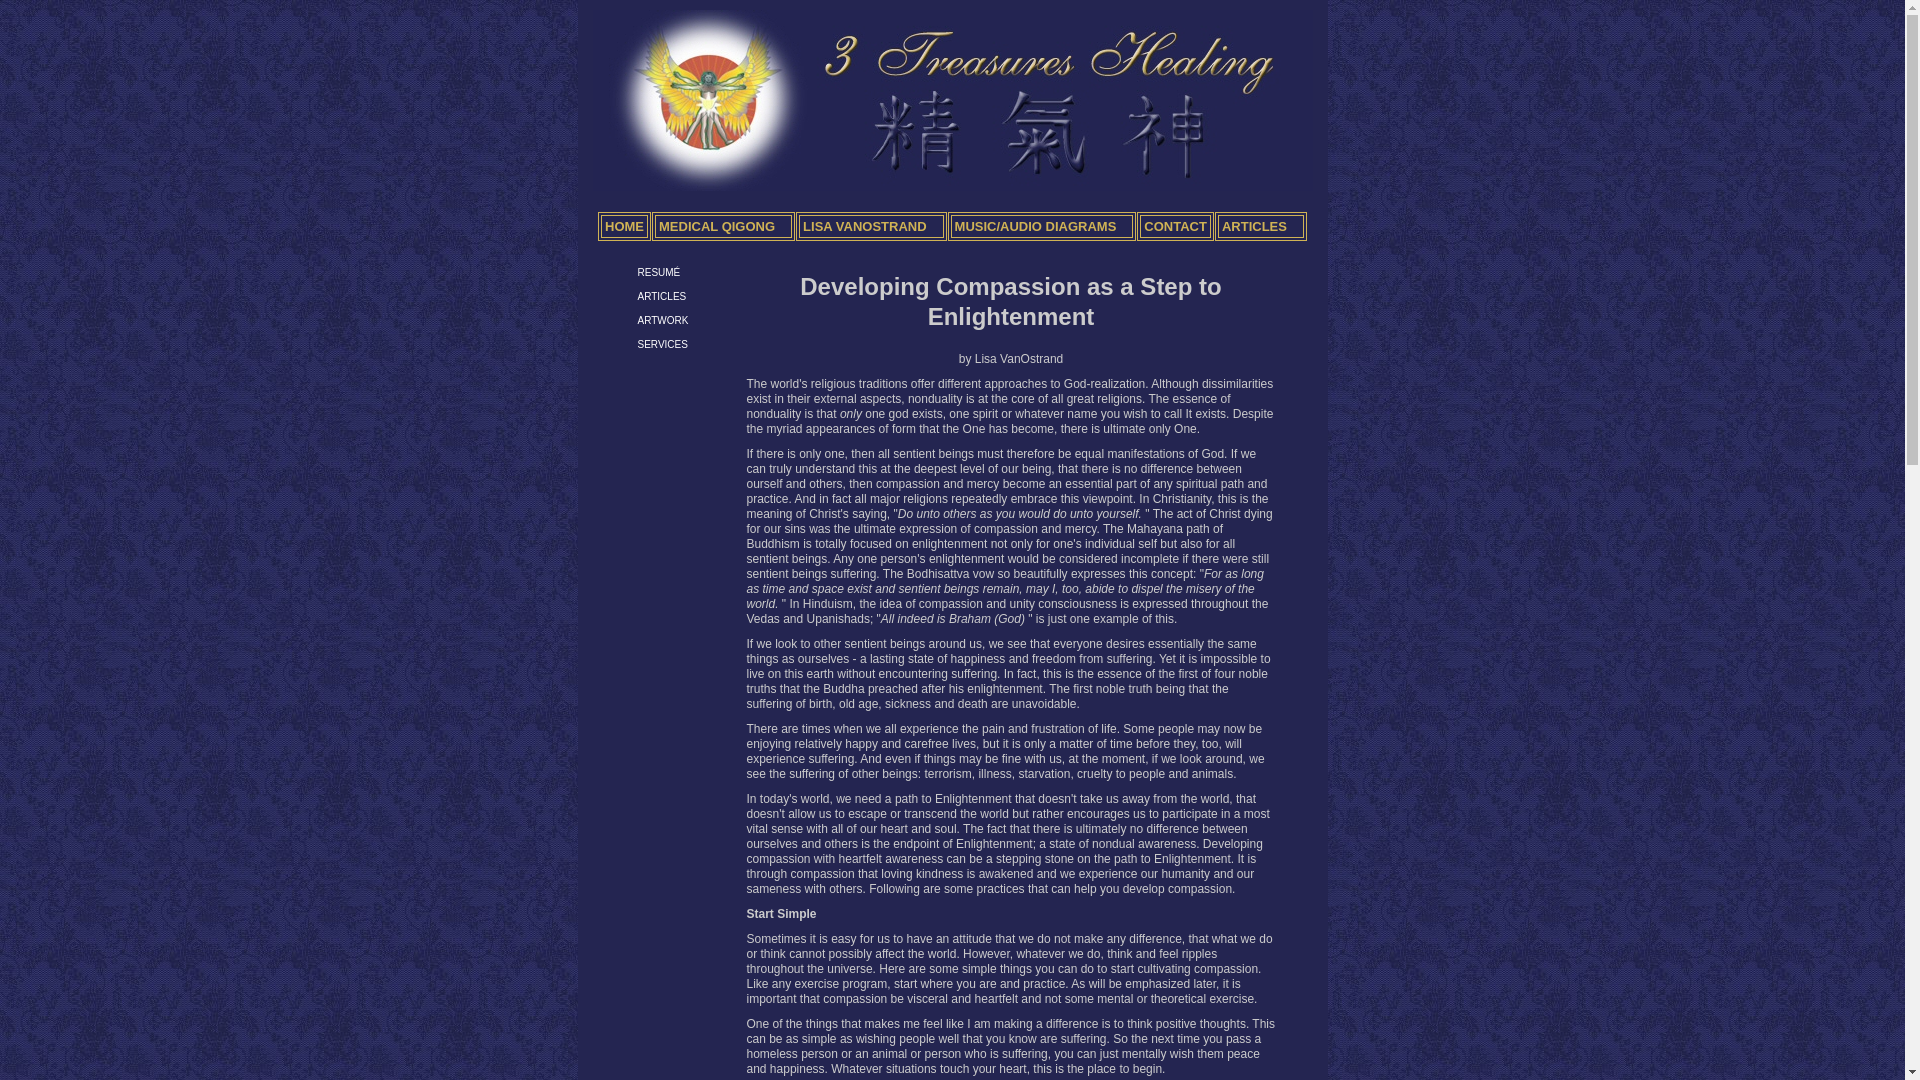 This screenshot has height=1080, width=1920. Describe the element at coordinates (722, 225) in the screenshot. I see `'MEDICAL QIGONG'` at that location.